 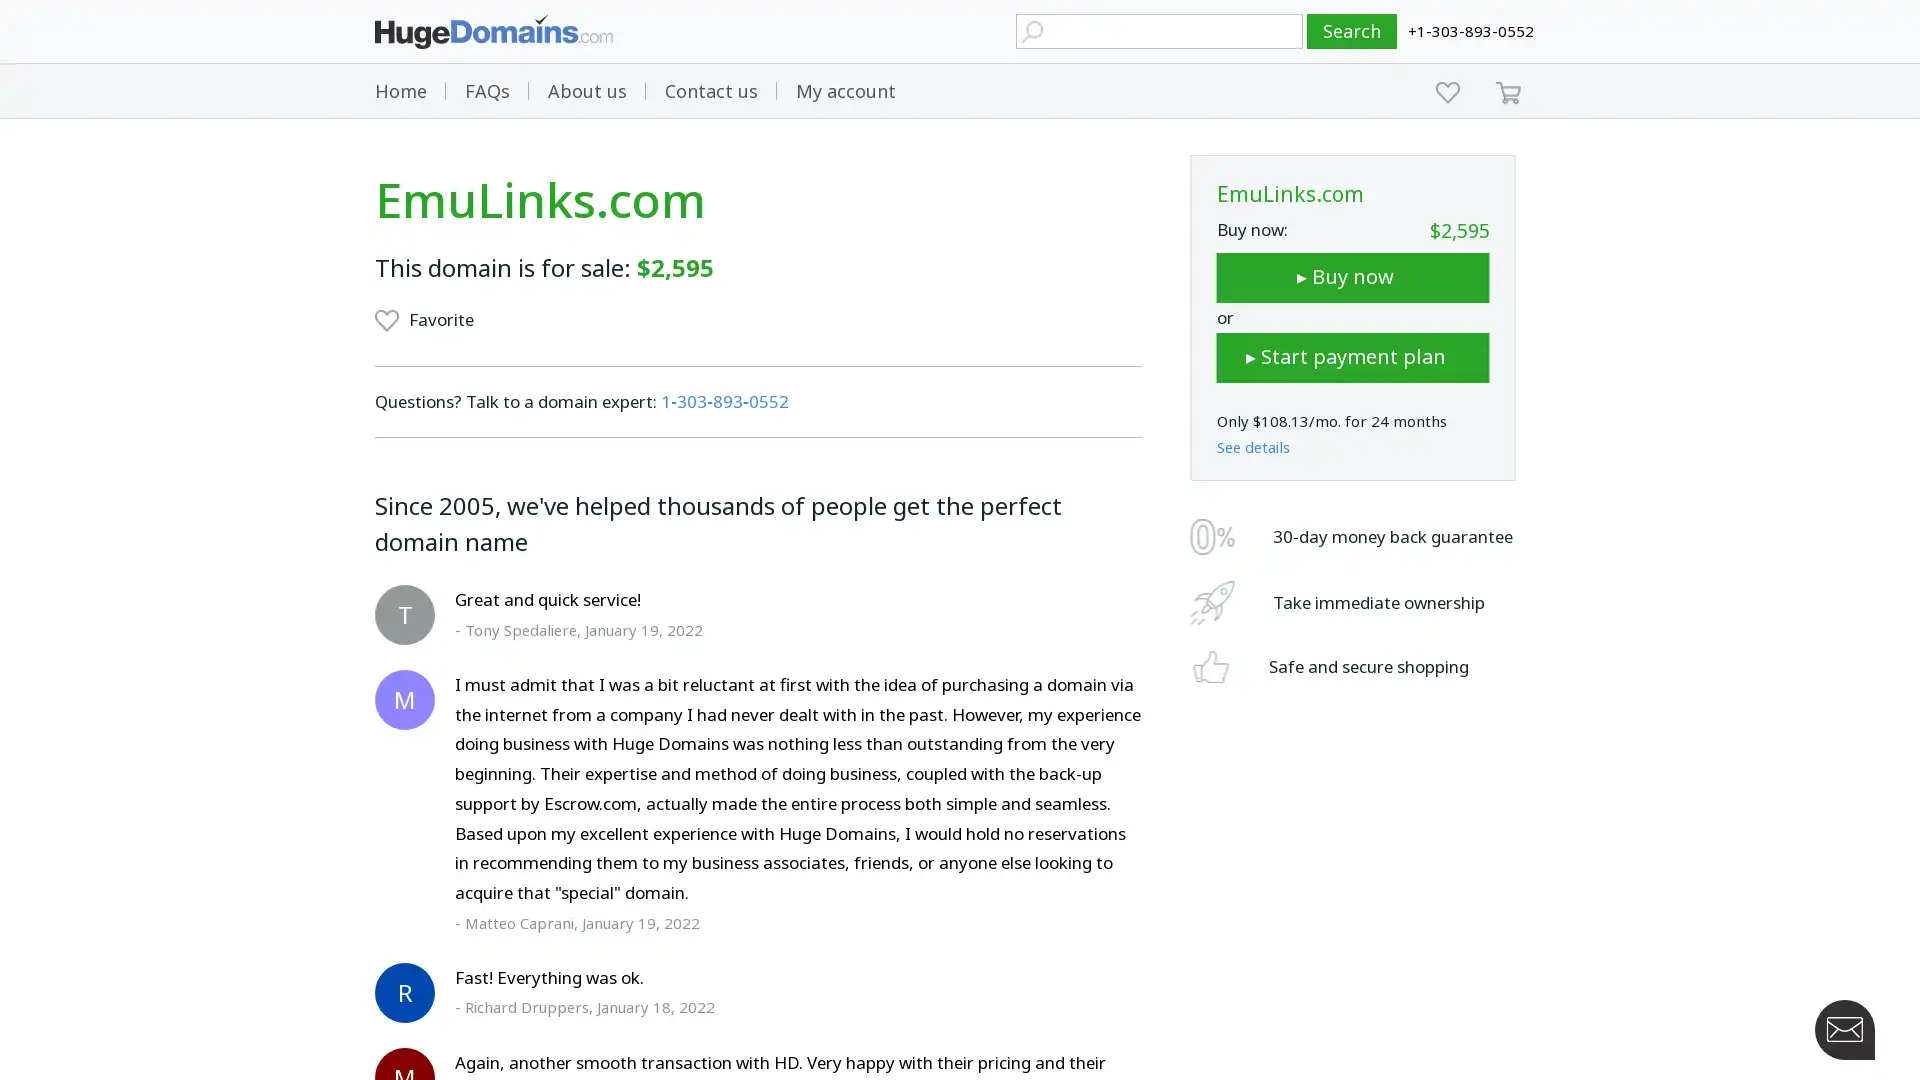 What do you see at coordinates (1352, 31) in the screenshot?
I see `Search` at bounding box center [1352, 31].